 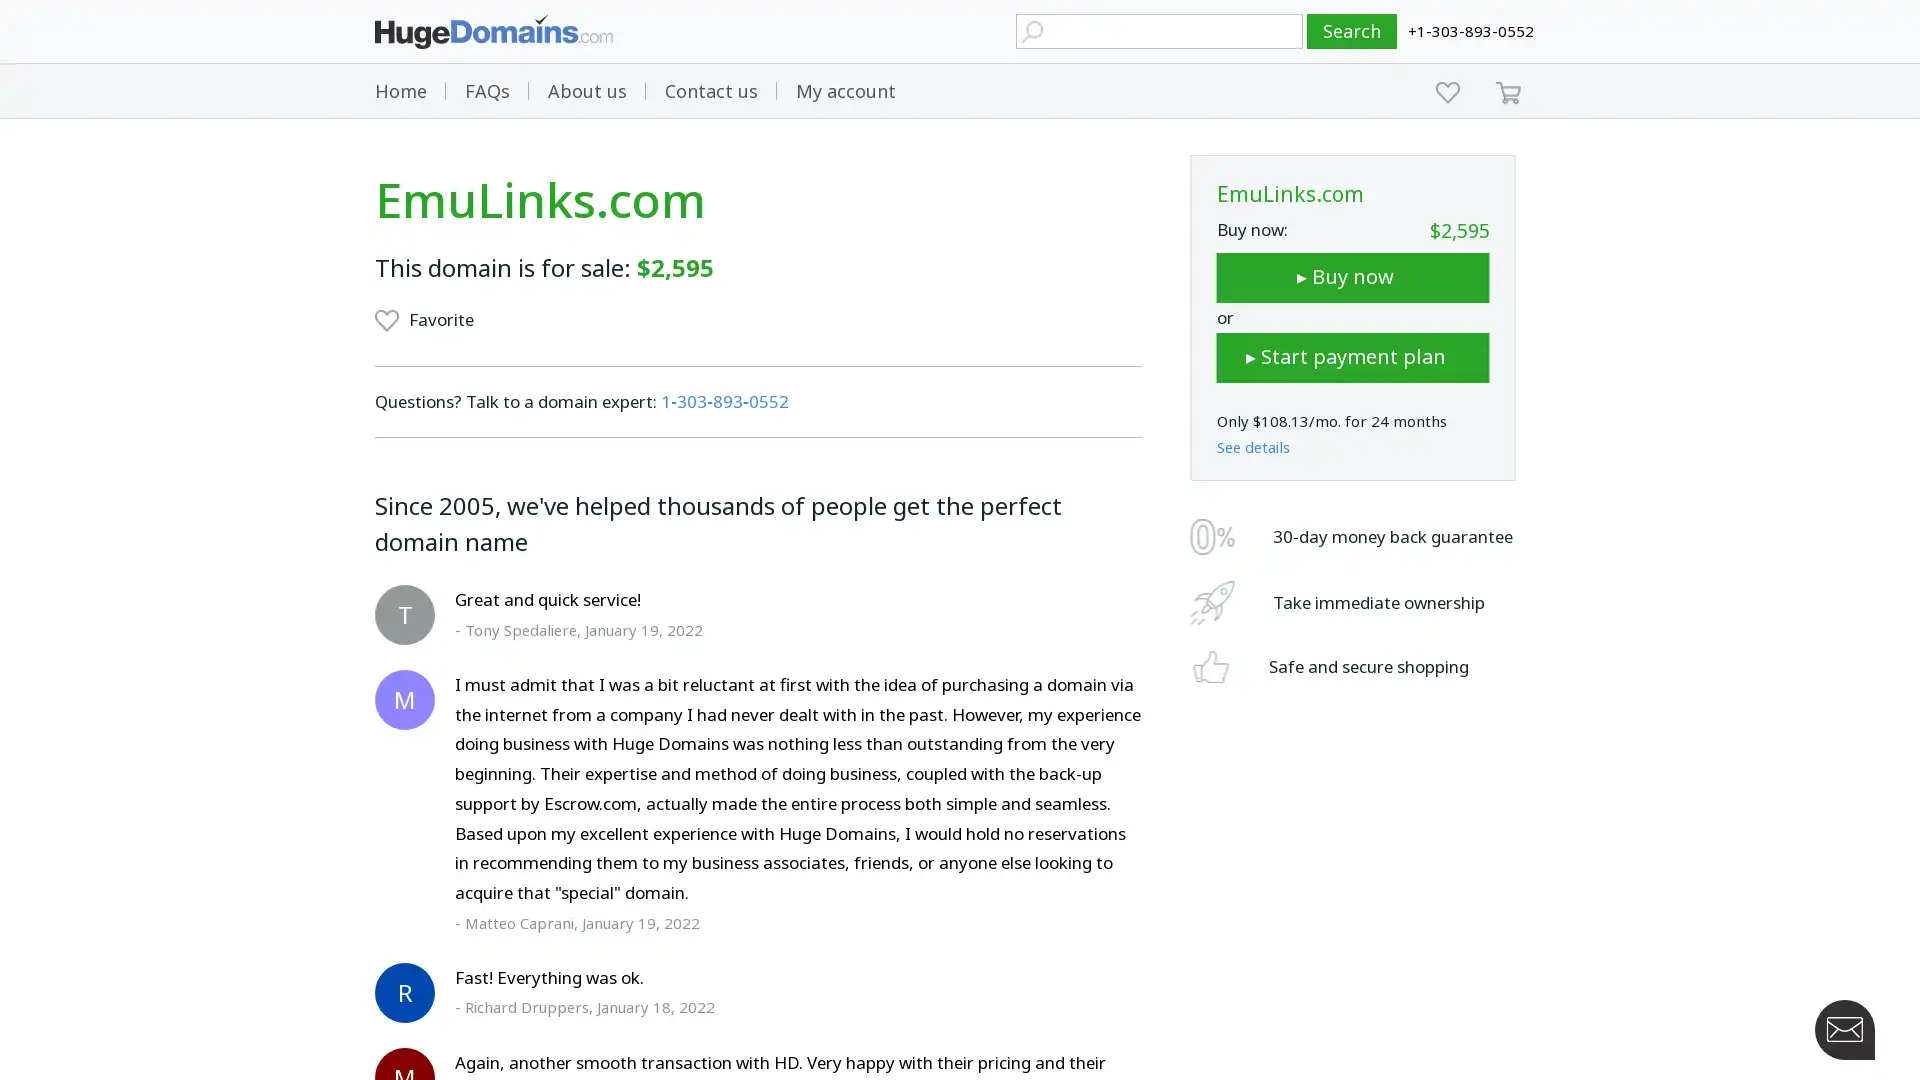 What do you see at coordinates (1352, 31) in the screenshot?
I see `Search` at bounding box center [1352, 31].